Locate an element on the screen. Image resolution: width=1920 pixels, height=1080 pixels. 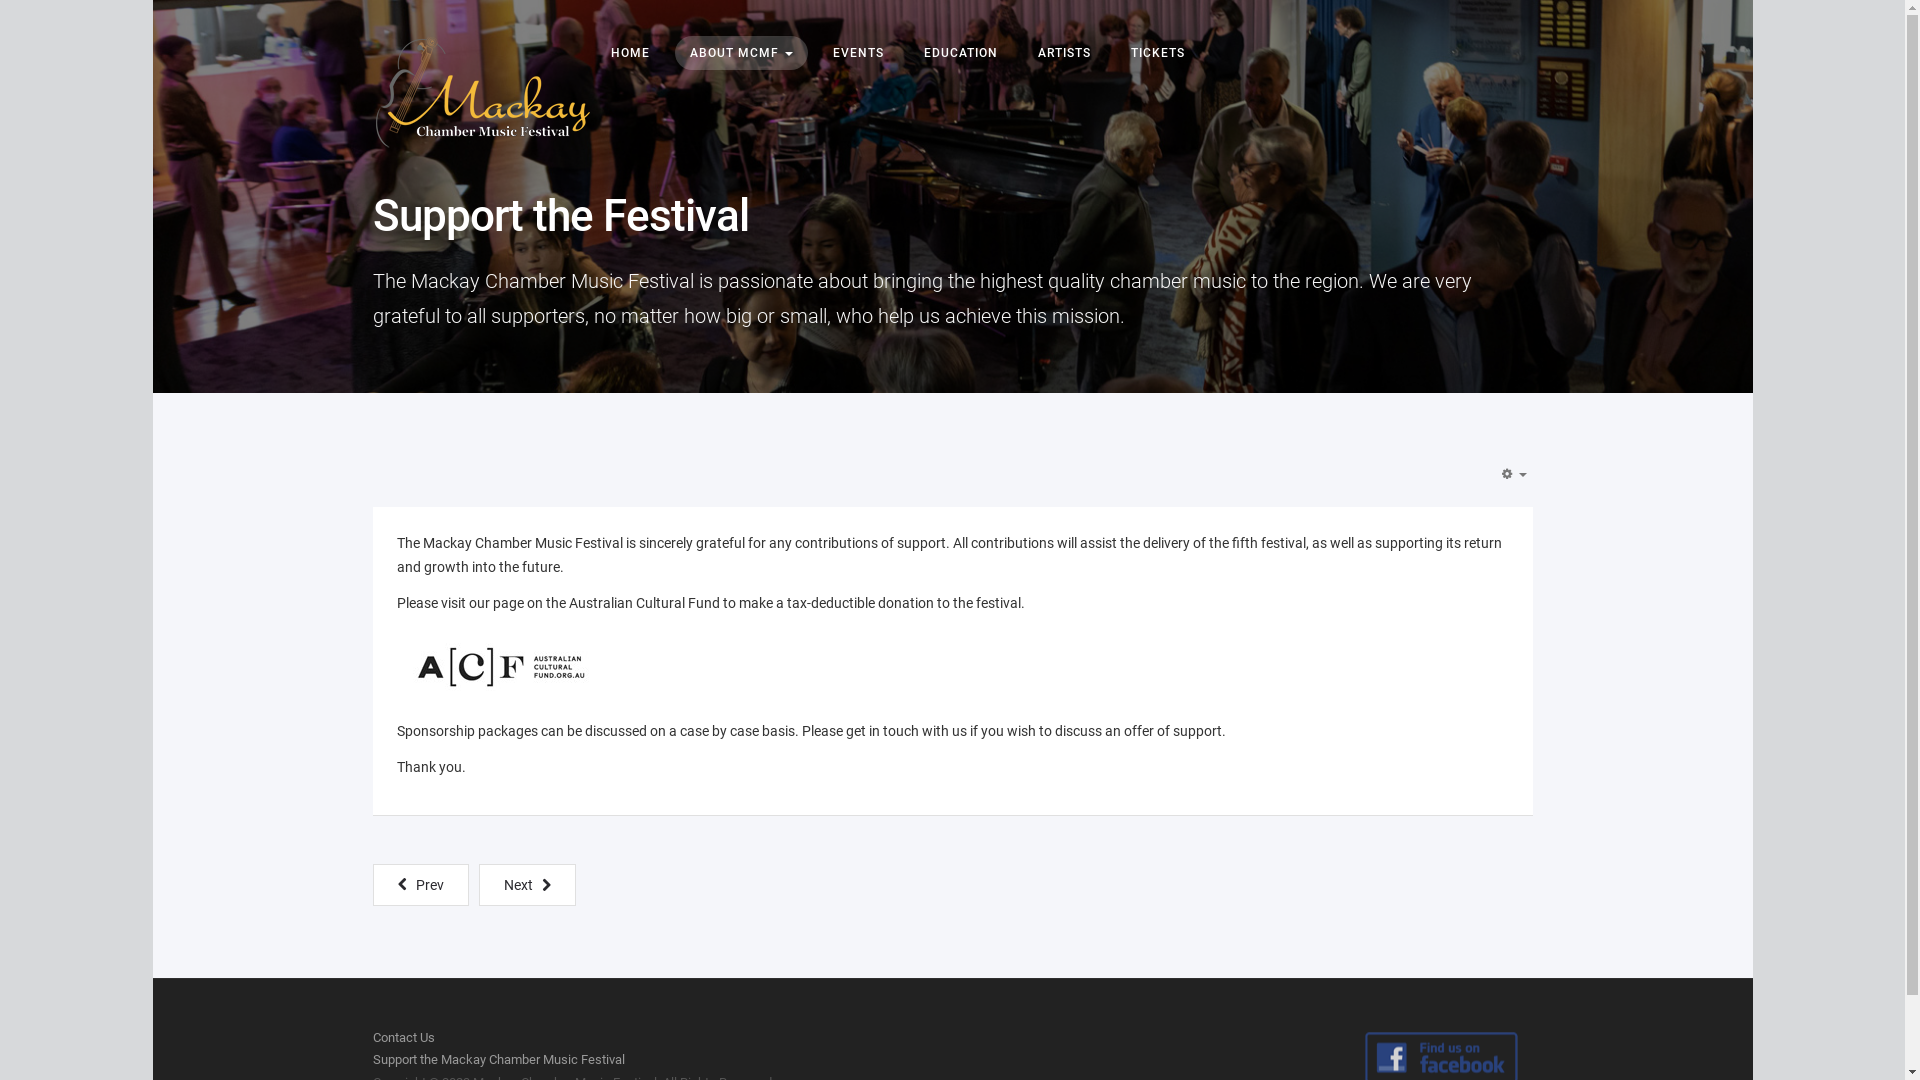
'ABOUT MCMF' is located at coordinates (739, 52).